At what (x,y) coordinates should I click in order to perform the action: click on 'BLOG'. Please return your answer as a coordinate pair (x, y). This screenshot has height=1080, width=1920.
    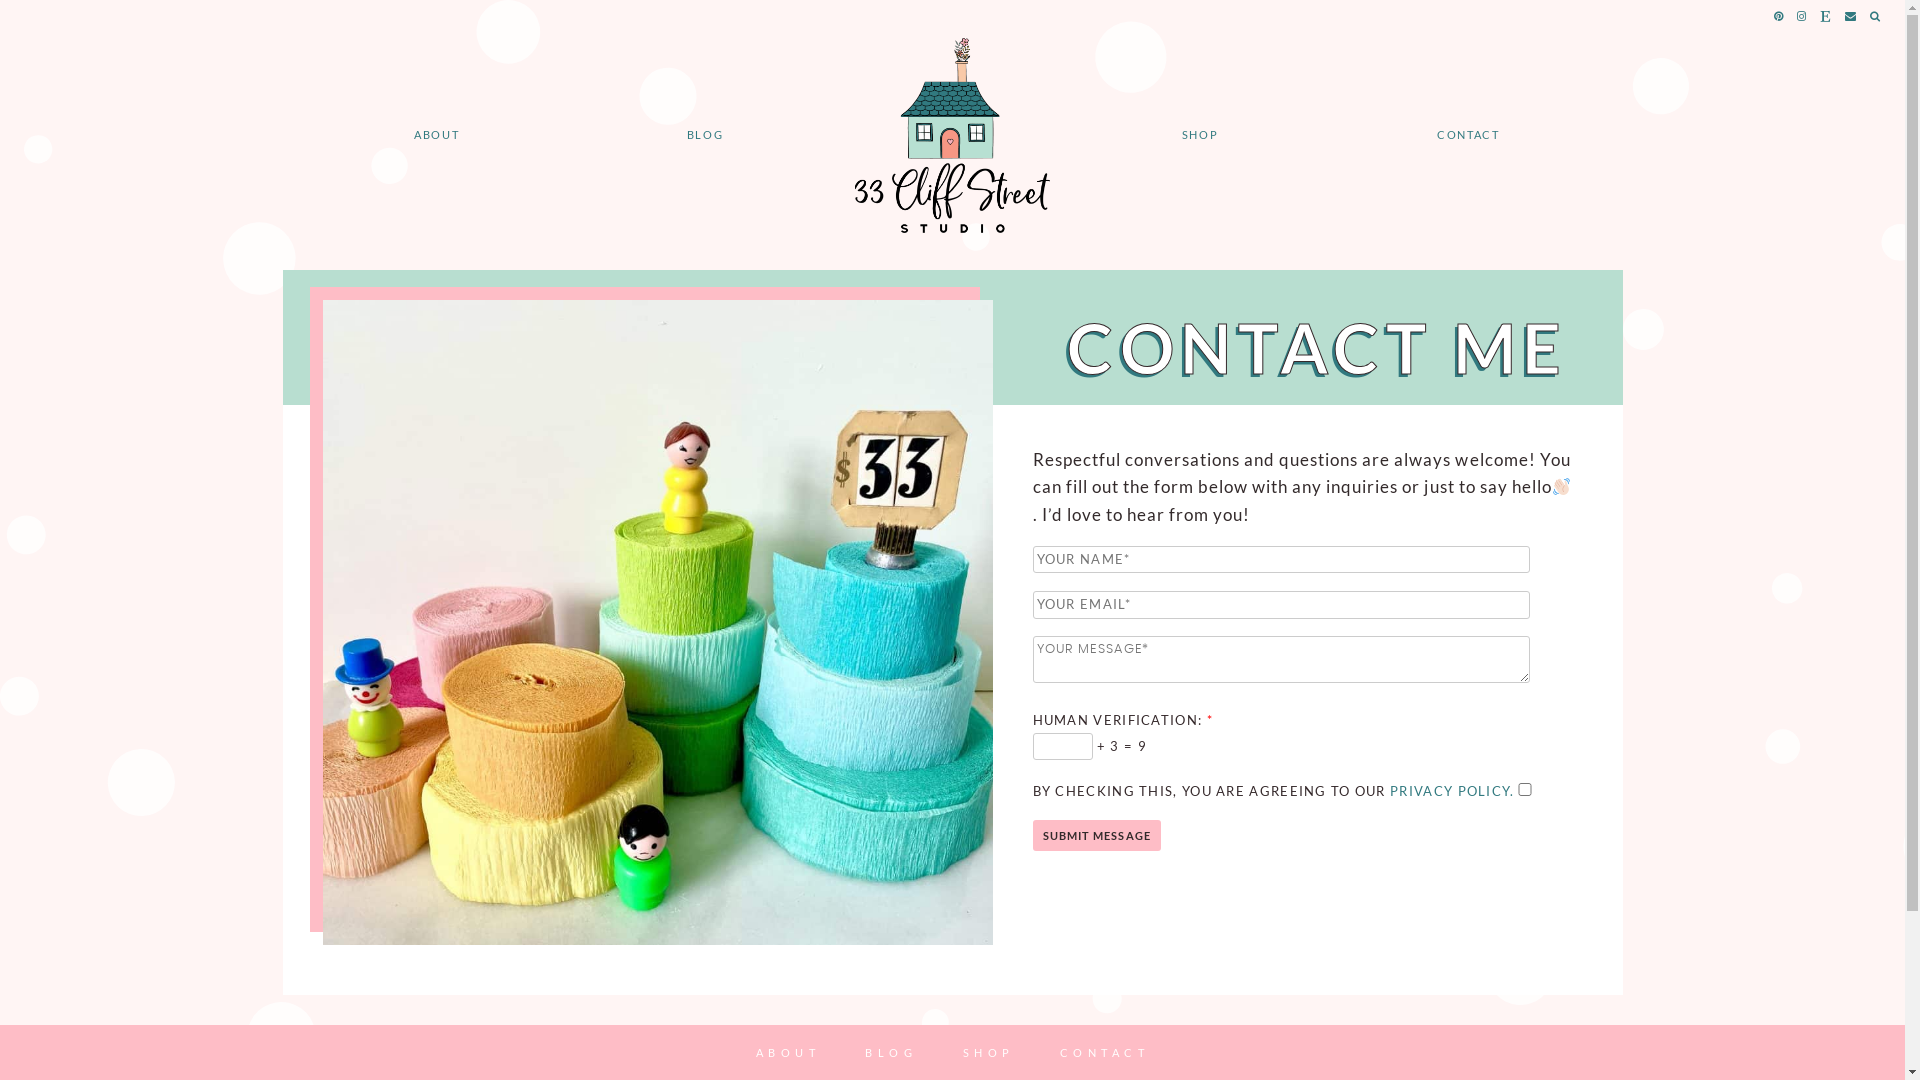
    Looking at the image, I should click on (705, 134).